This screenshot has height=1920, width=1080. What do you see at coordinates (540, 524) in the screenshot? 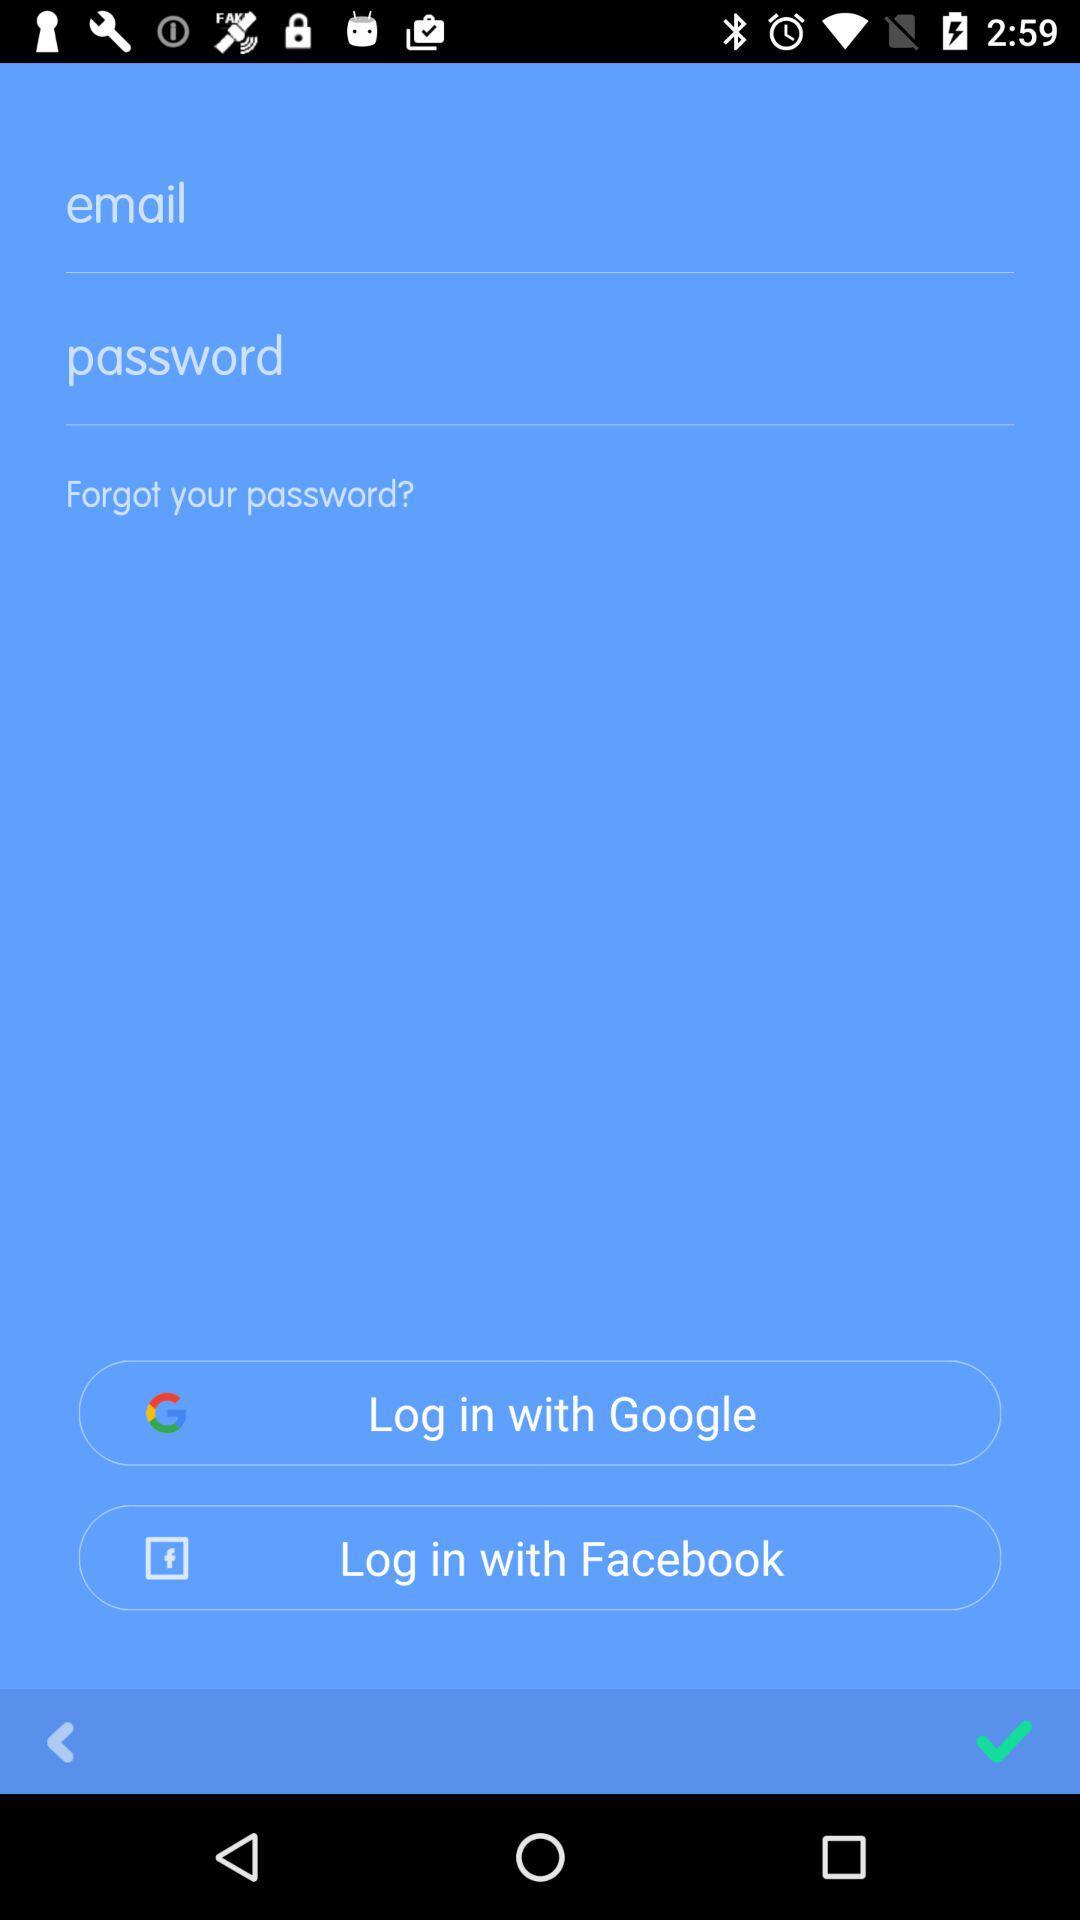
I see `the item above log in with icon` at bounding box center [540, 524].